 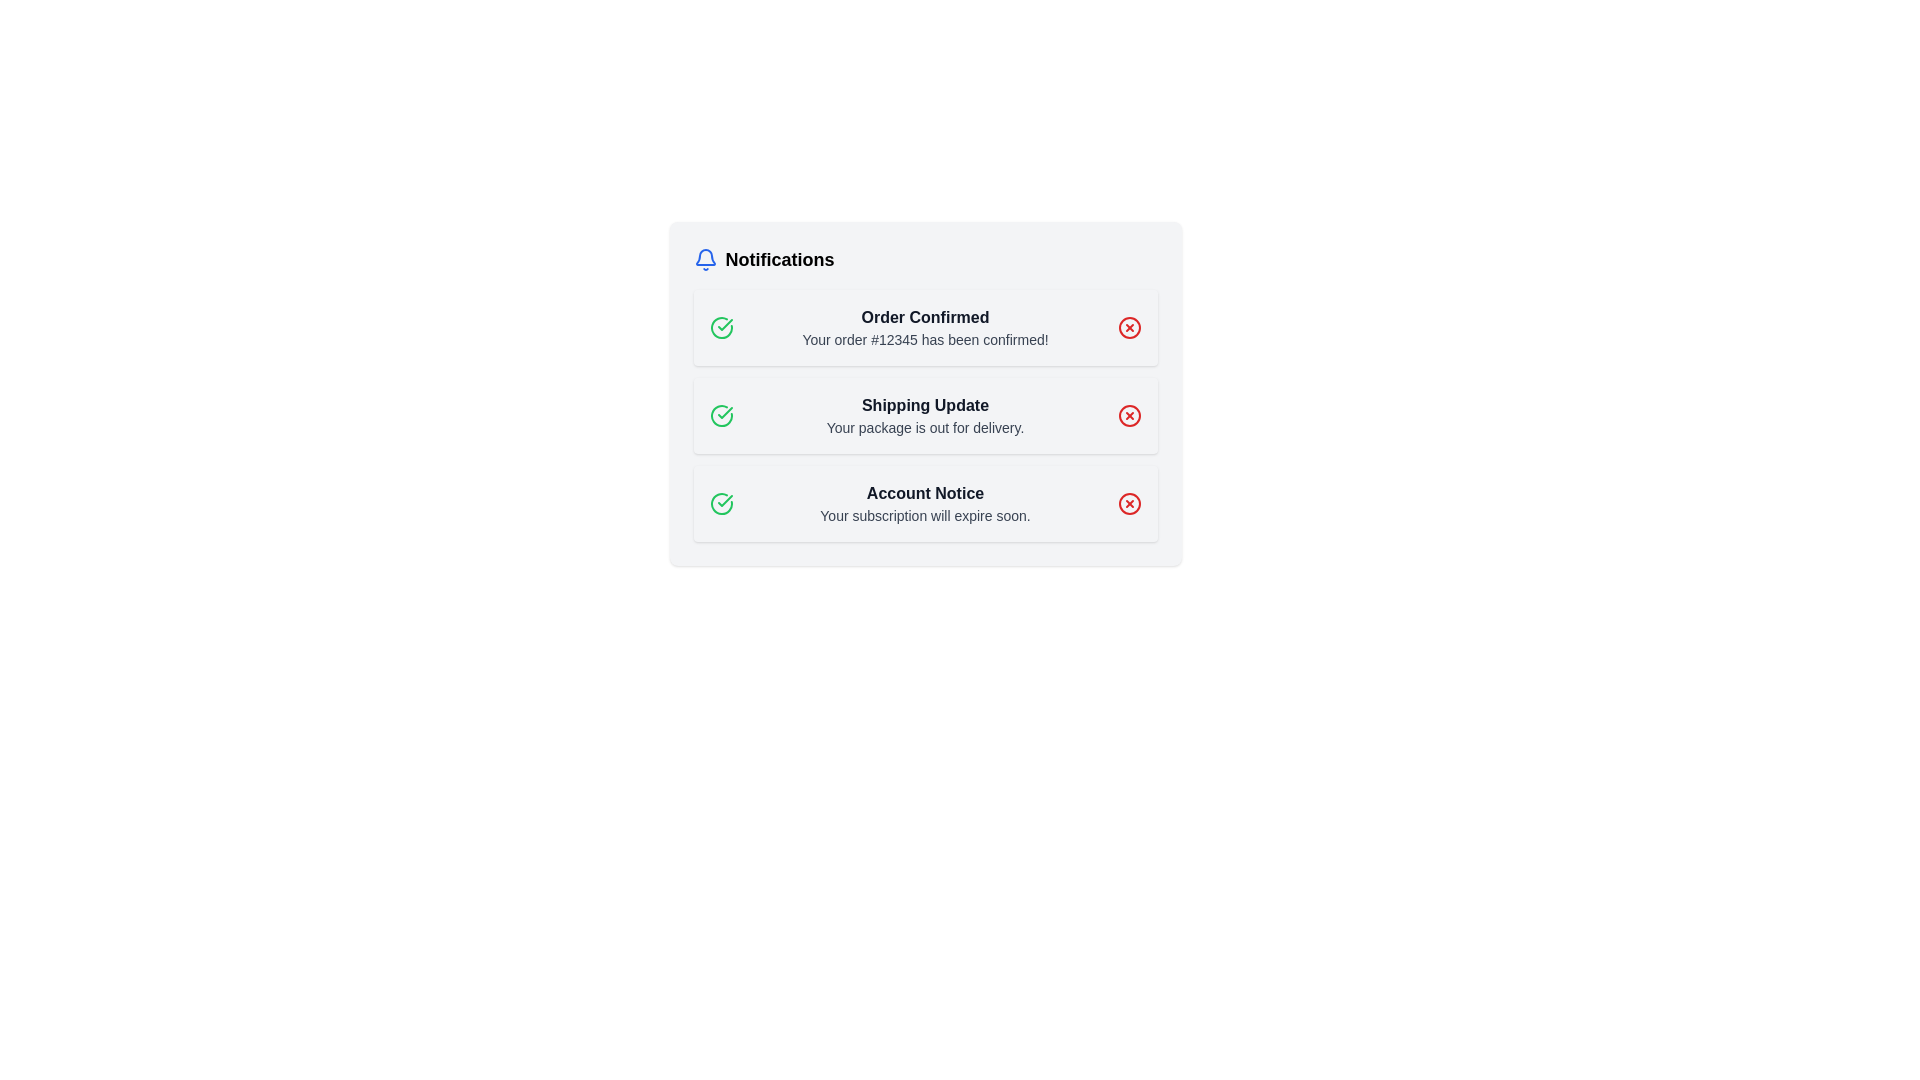 I want to click on the green circled check icon indicating success, which is located in the second row of the notification list, adjacent to 'Shipping Update', so click(x=720, y=415).